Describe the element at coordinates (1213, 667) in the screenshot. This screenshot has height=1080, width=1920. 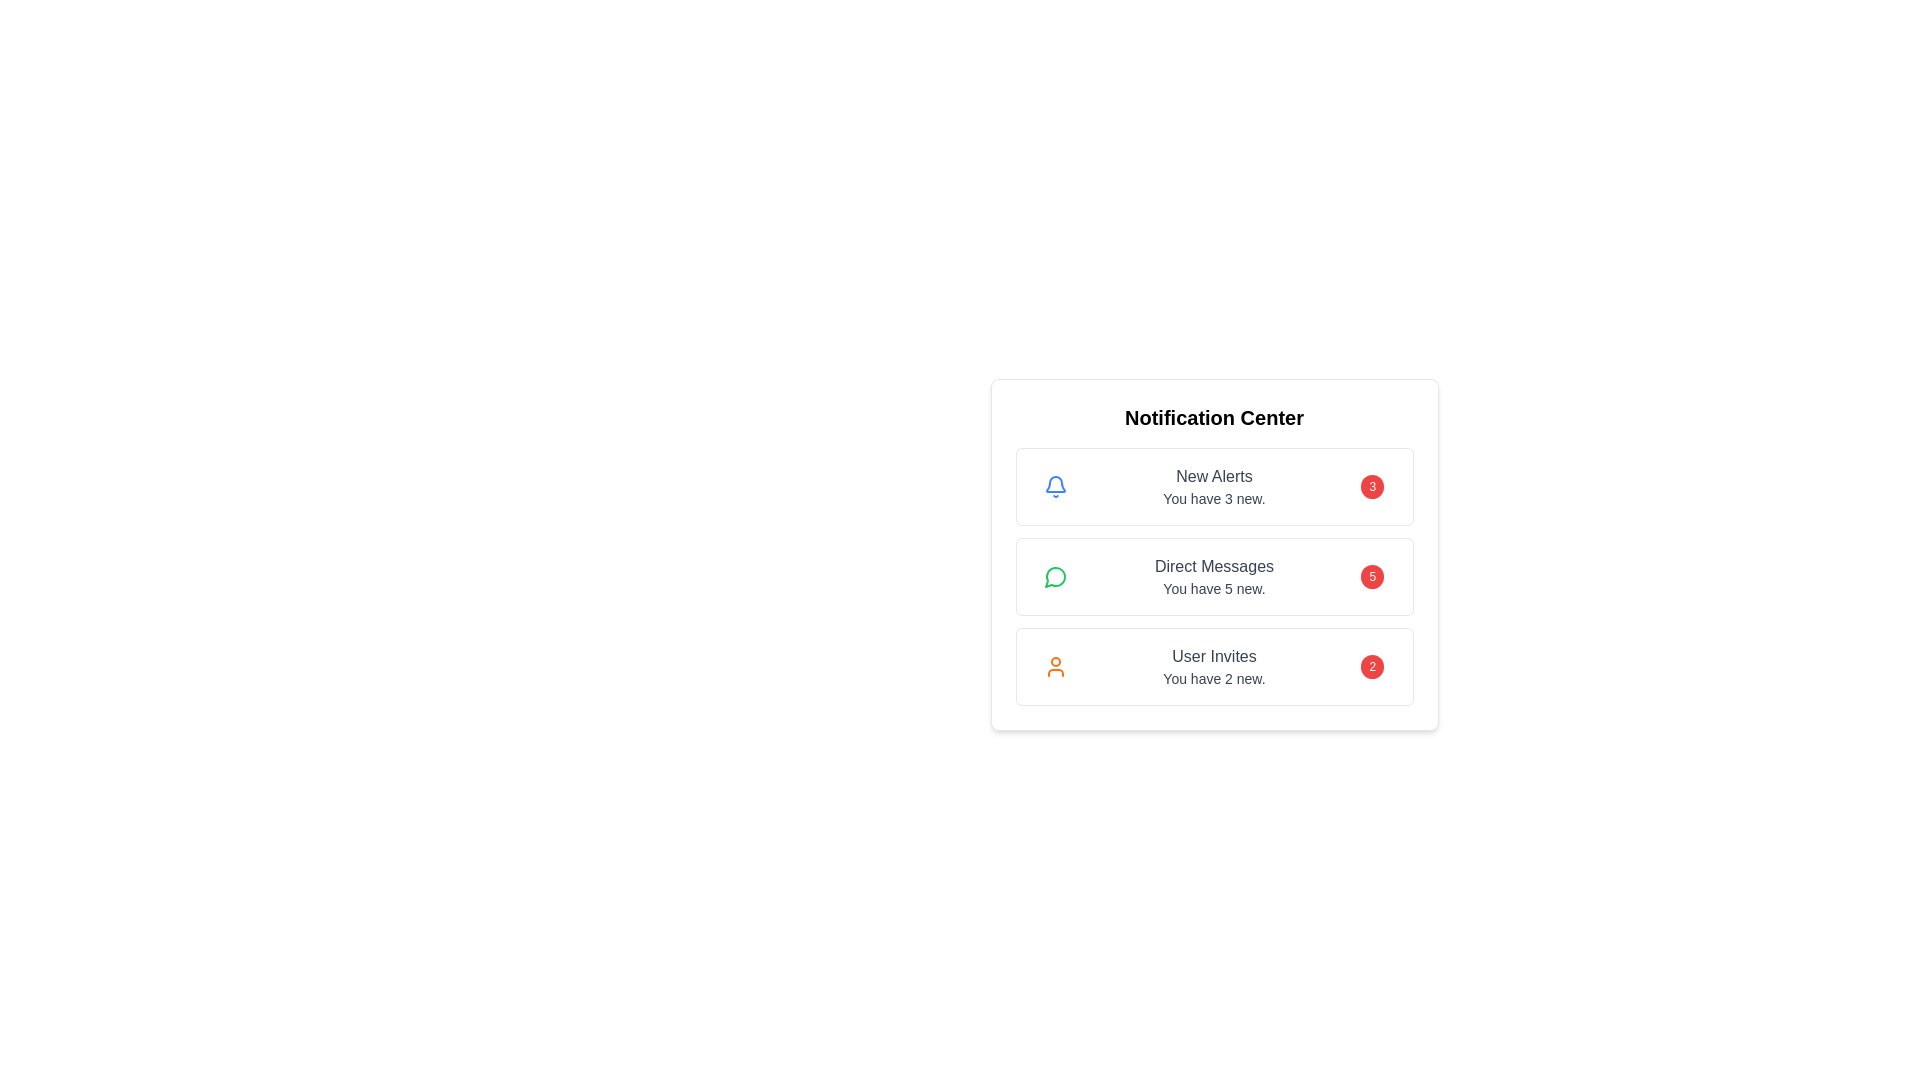
I see `the 'User Invites' information display, which shows the status message 'You have 2 new.' and is located in the third notification entry of the Notification Center` at that location.